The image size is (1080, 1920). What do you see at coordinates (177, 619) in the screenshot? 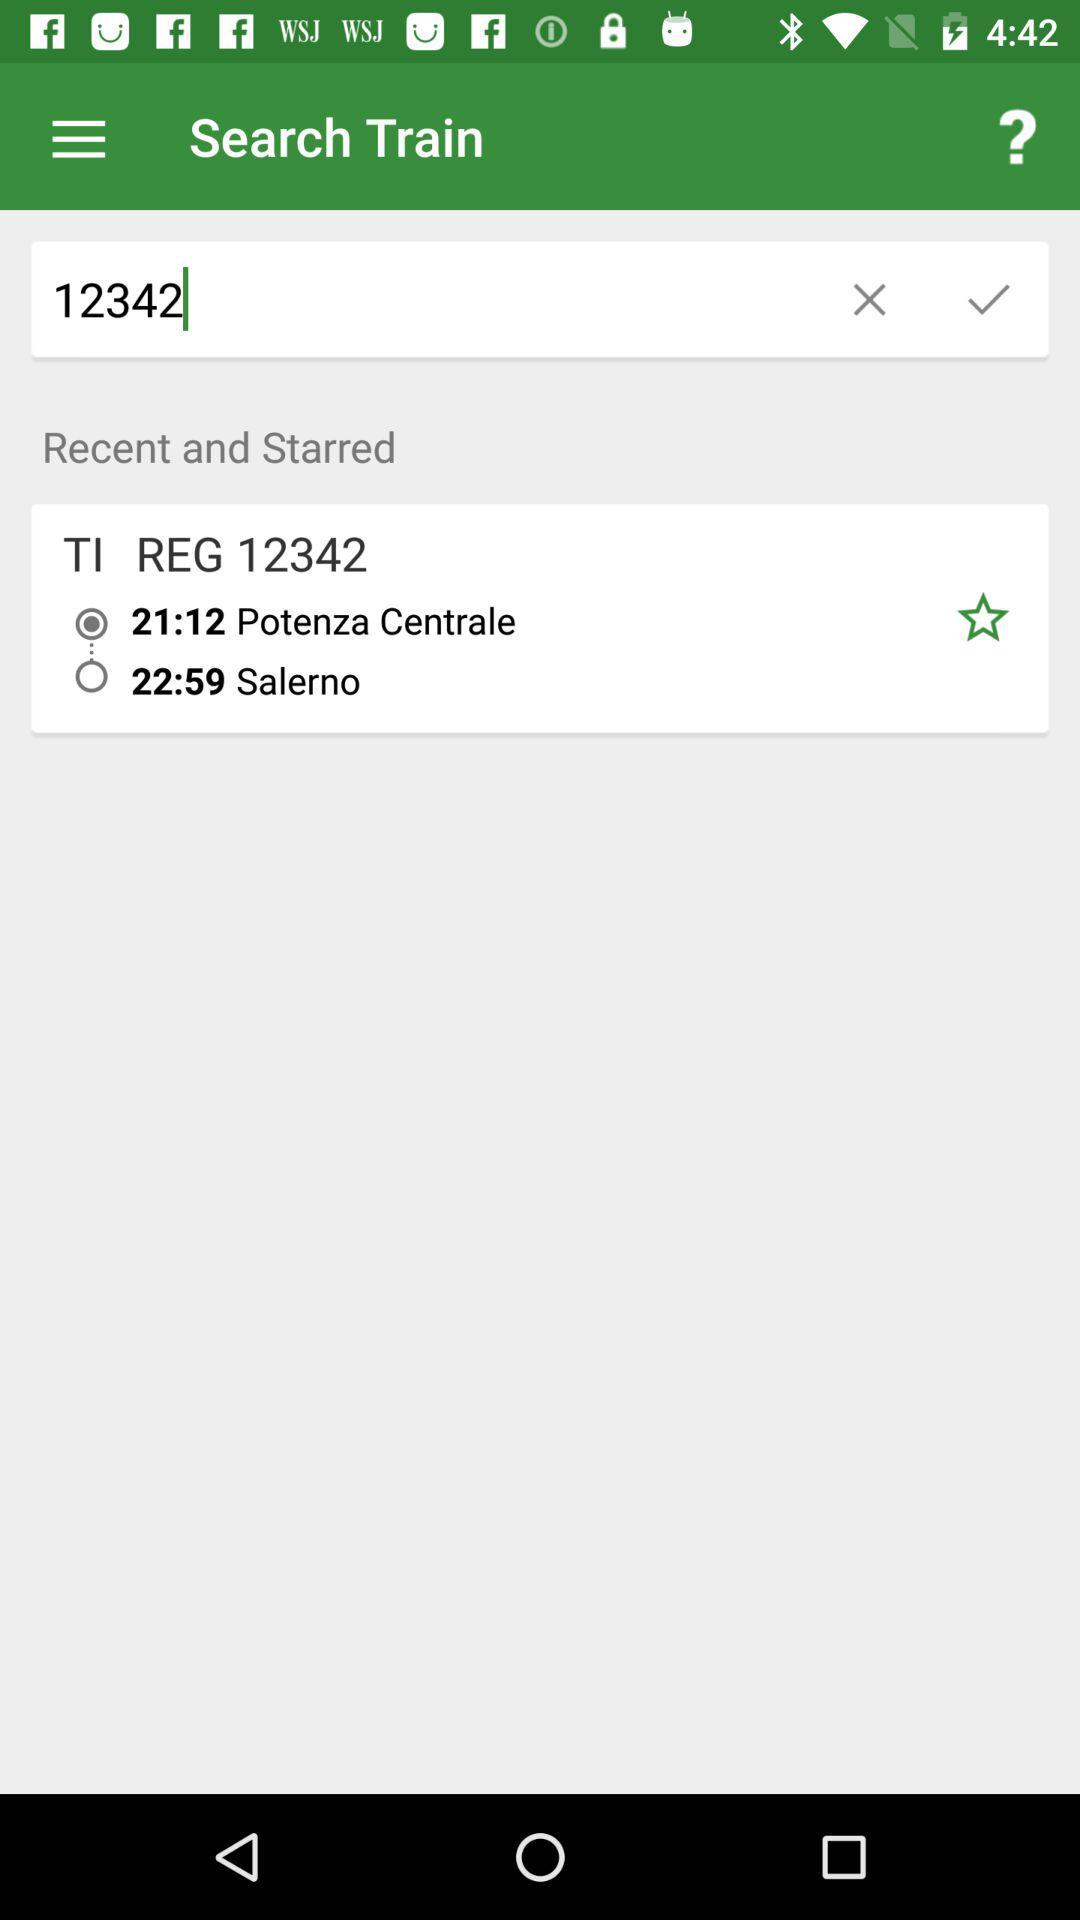
I see `the item below the reg 12342` at bounding box center [177, 619].